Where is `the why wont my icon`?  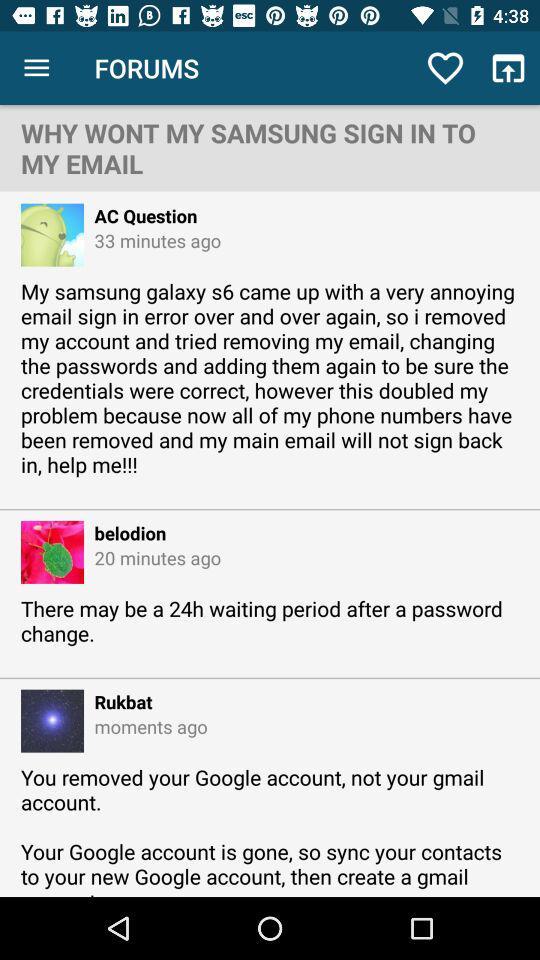 the why wont my icon is located at coordinates (270, 147).